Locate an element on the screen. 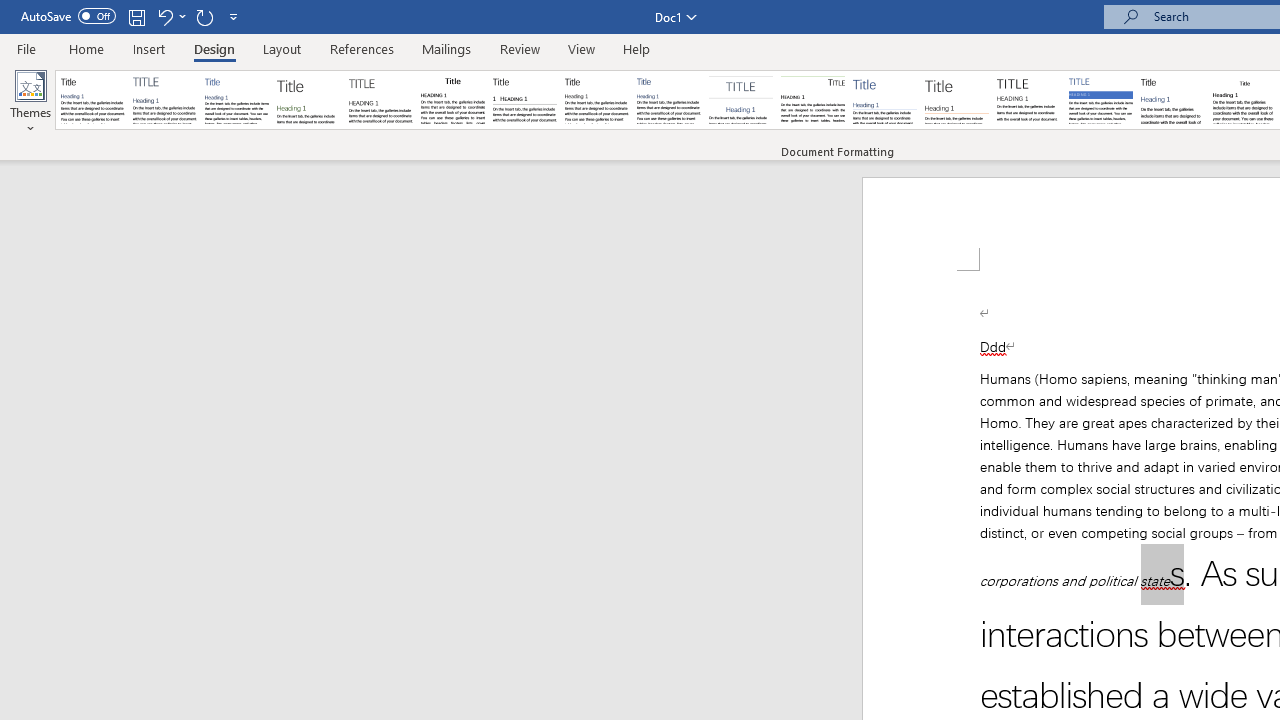 This screenshot has width=1280, height=720. 'View' is located at coordinates (581, 48).